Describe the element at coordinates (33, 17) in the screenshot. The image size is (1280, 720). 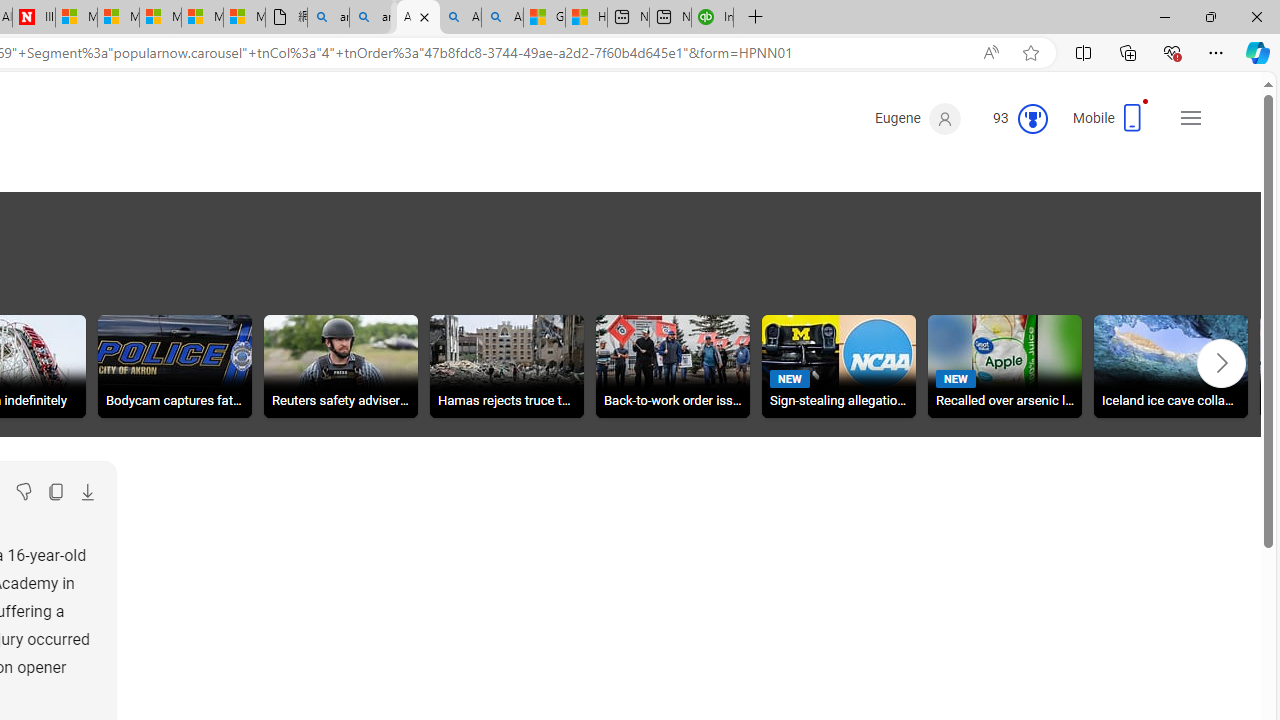
I see `'Illness news & latest pictures from Newsweek.com'` at that location.